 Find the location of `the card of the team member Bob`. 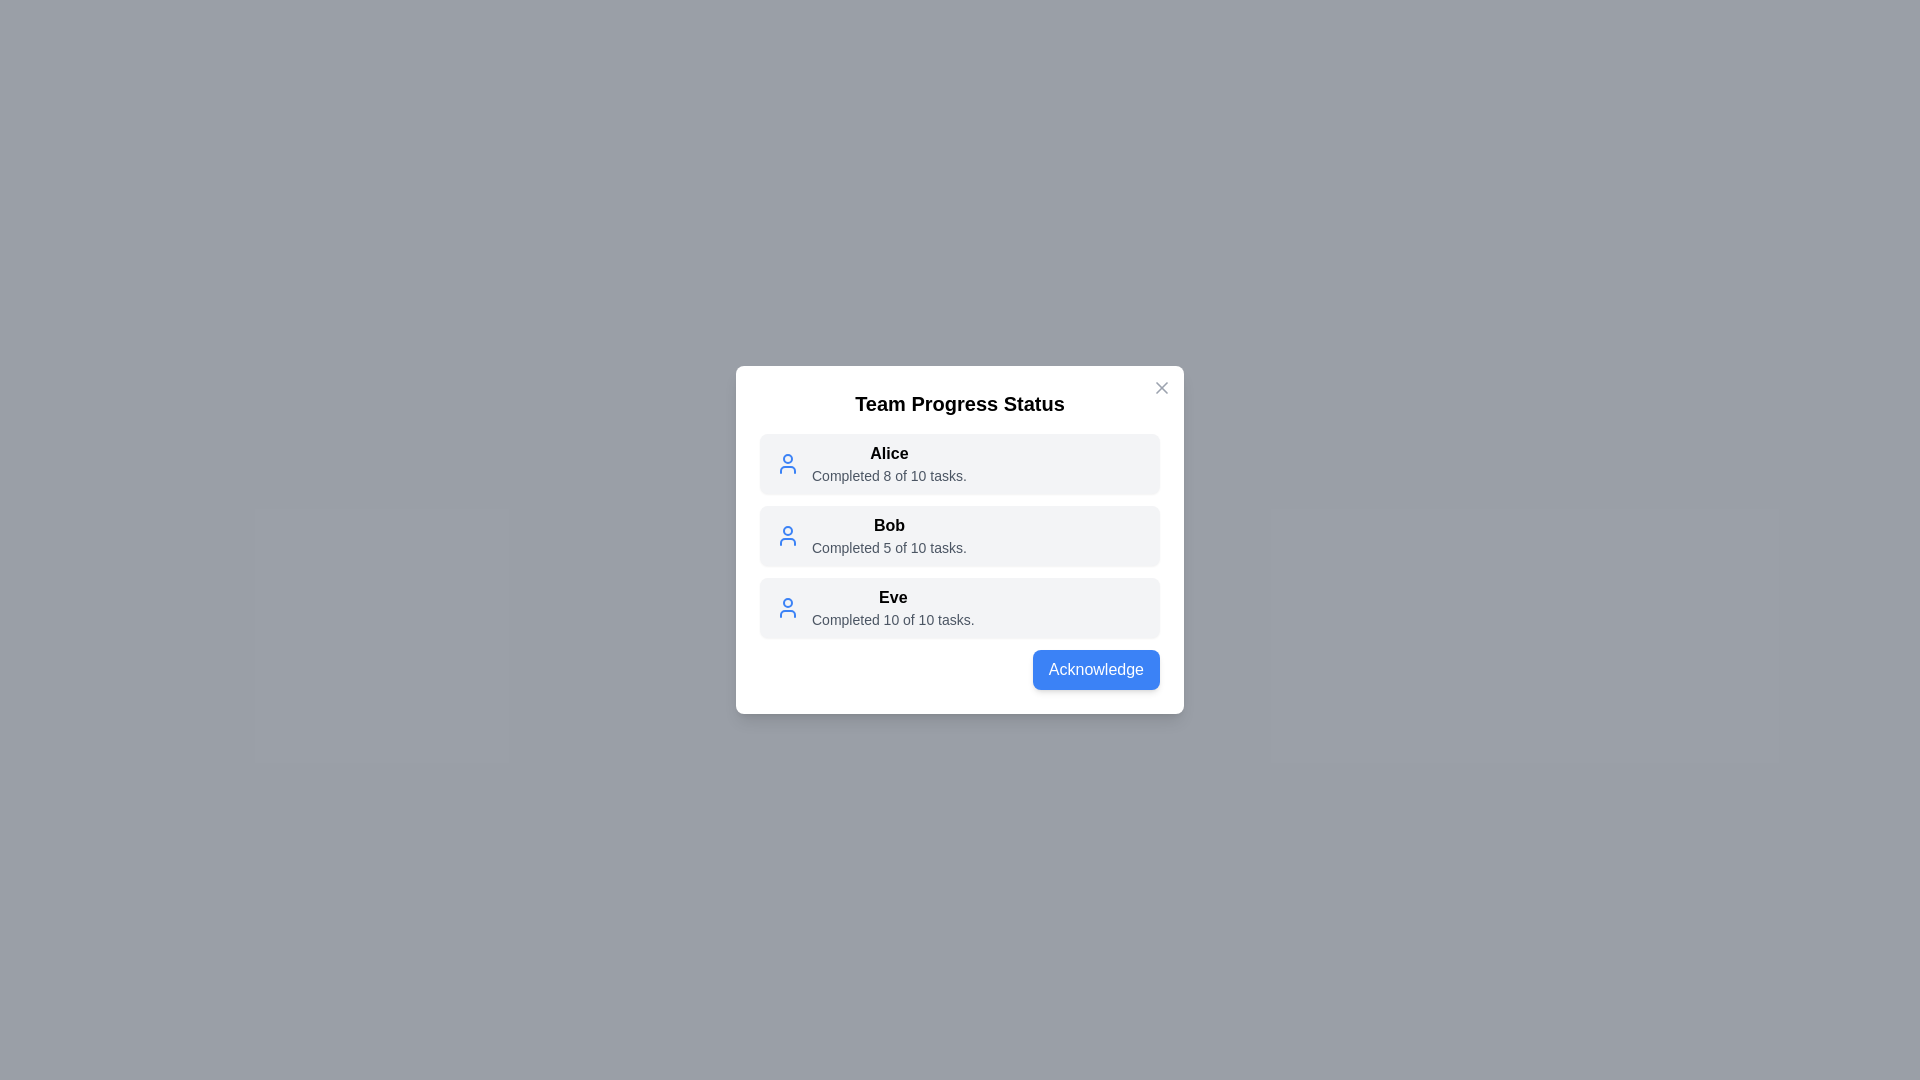

the card of the team member Bob is located at coordinates (960, 535).